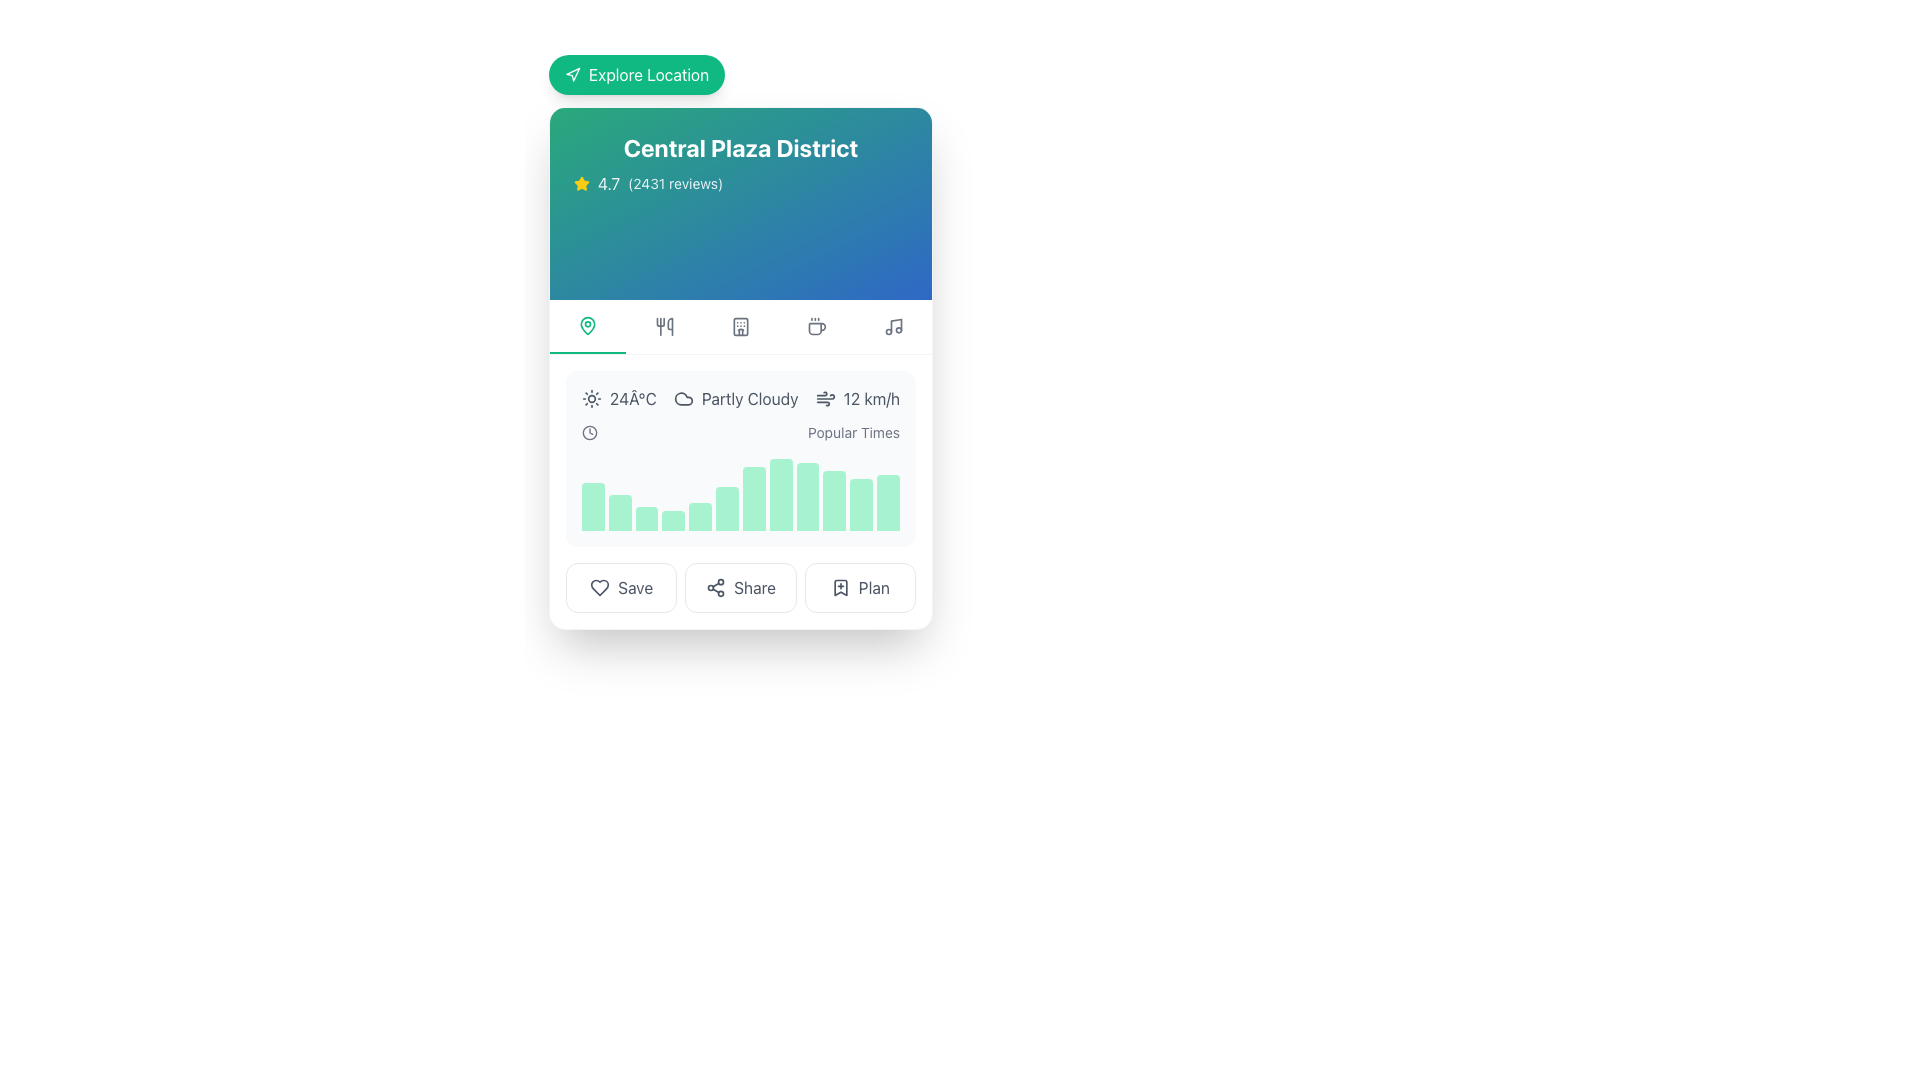  What do you see at coordinates (648, 73) in the screenshot?
I see `the text label within the button that initiates action` at bounding box center [648, 73].